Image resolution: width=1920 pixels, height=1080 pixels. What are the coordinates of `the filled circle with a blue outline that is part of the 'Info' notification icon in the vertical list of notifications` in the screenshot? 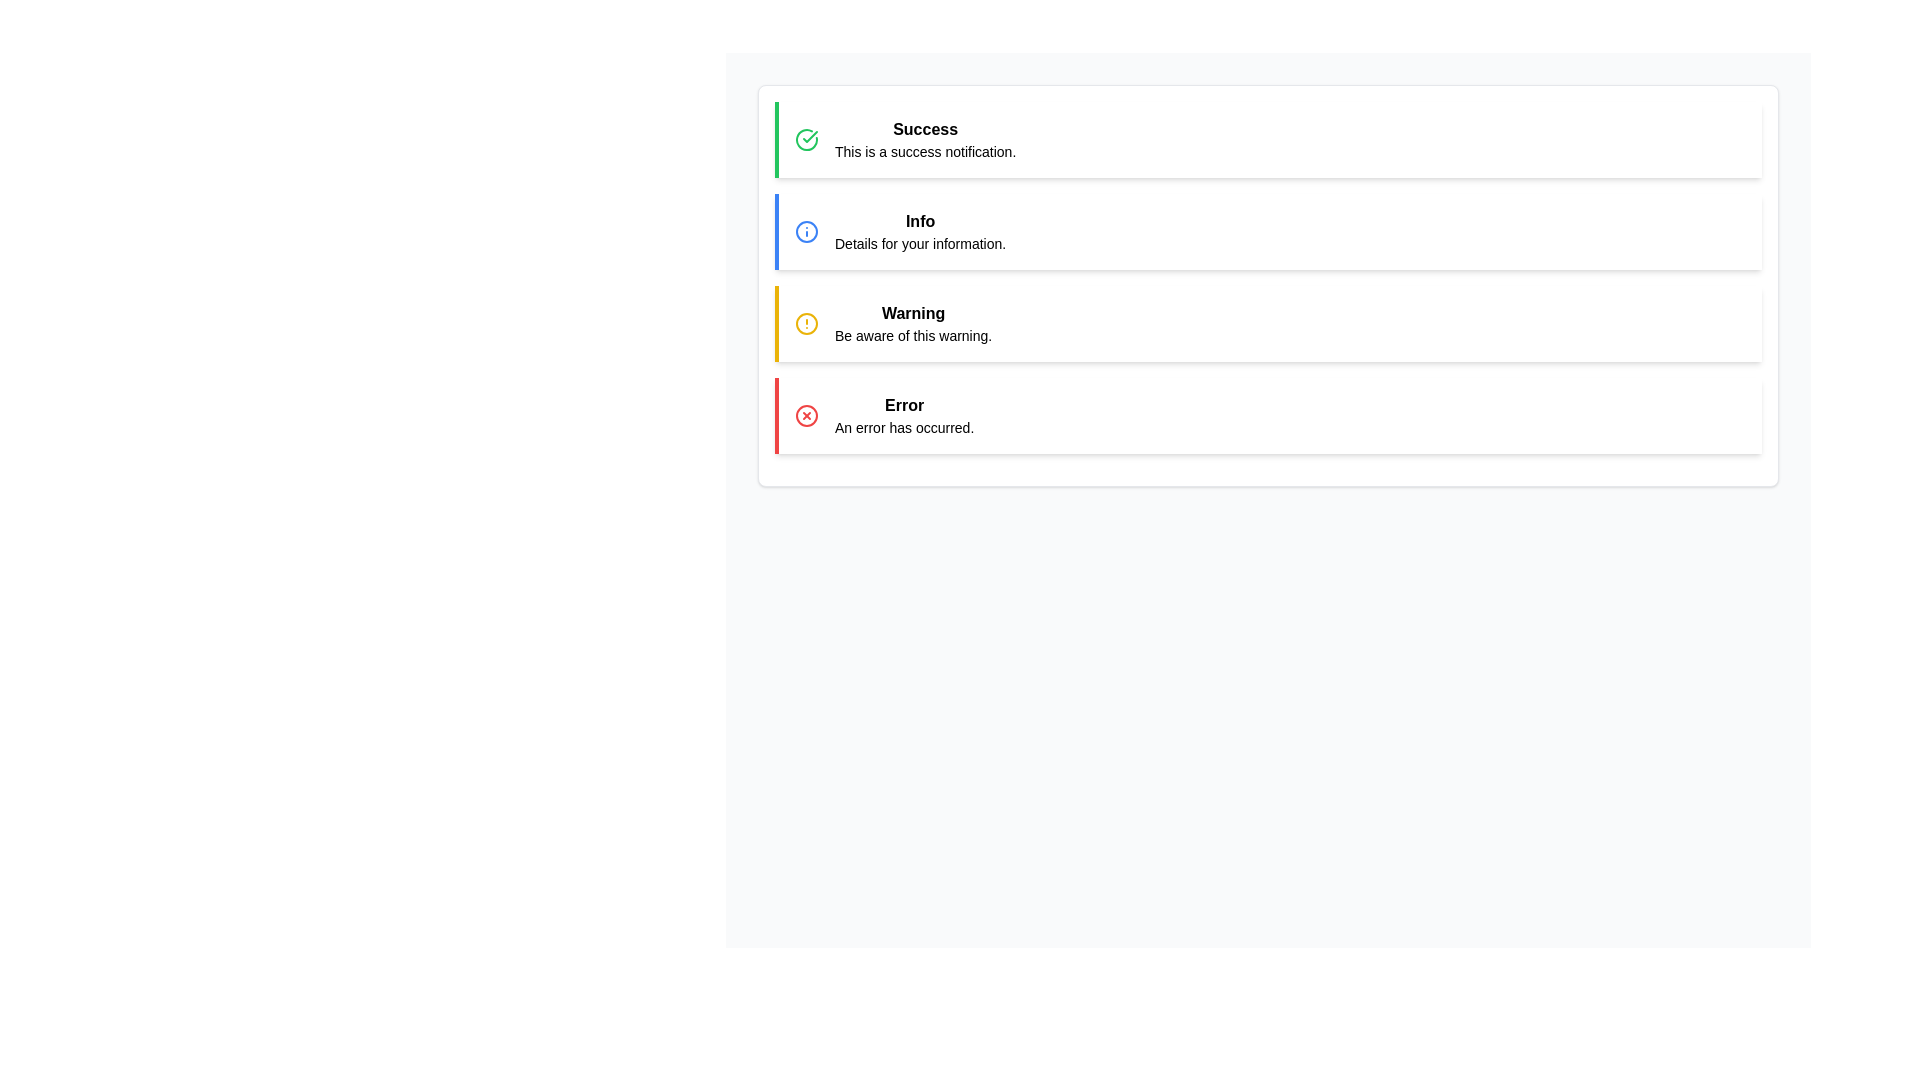 It's located at (806, 230).